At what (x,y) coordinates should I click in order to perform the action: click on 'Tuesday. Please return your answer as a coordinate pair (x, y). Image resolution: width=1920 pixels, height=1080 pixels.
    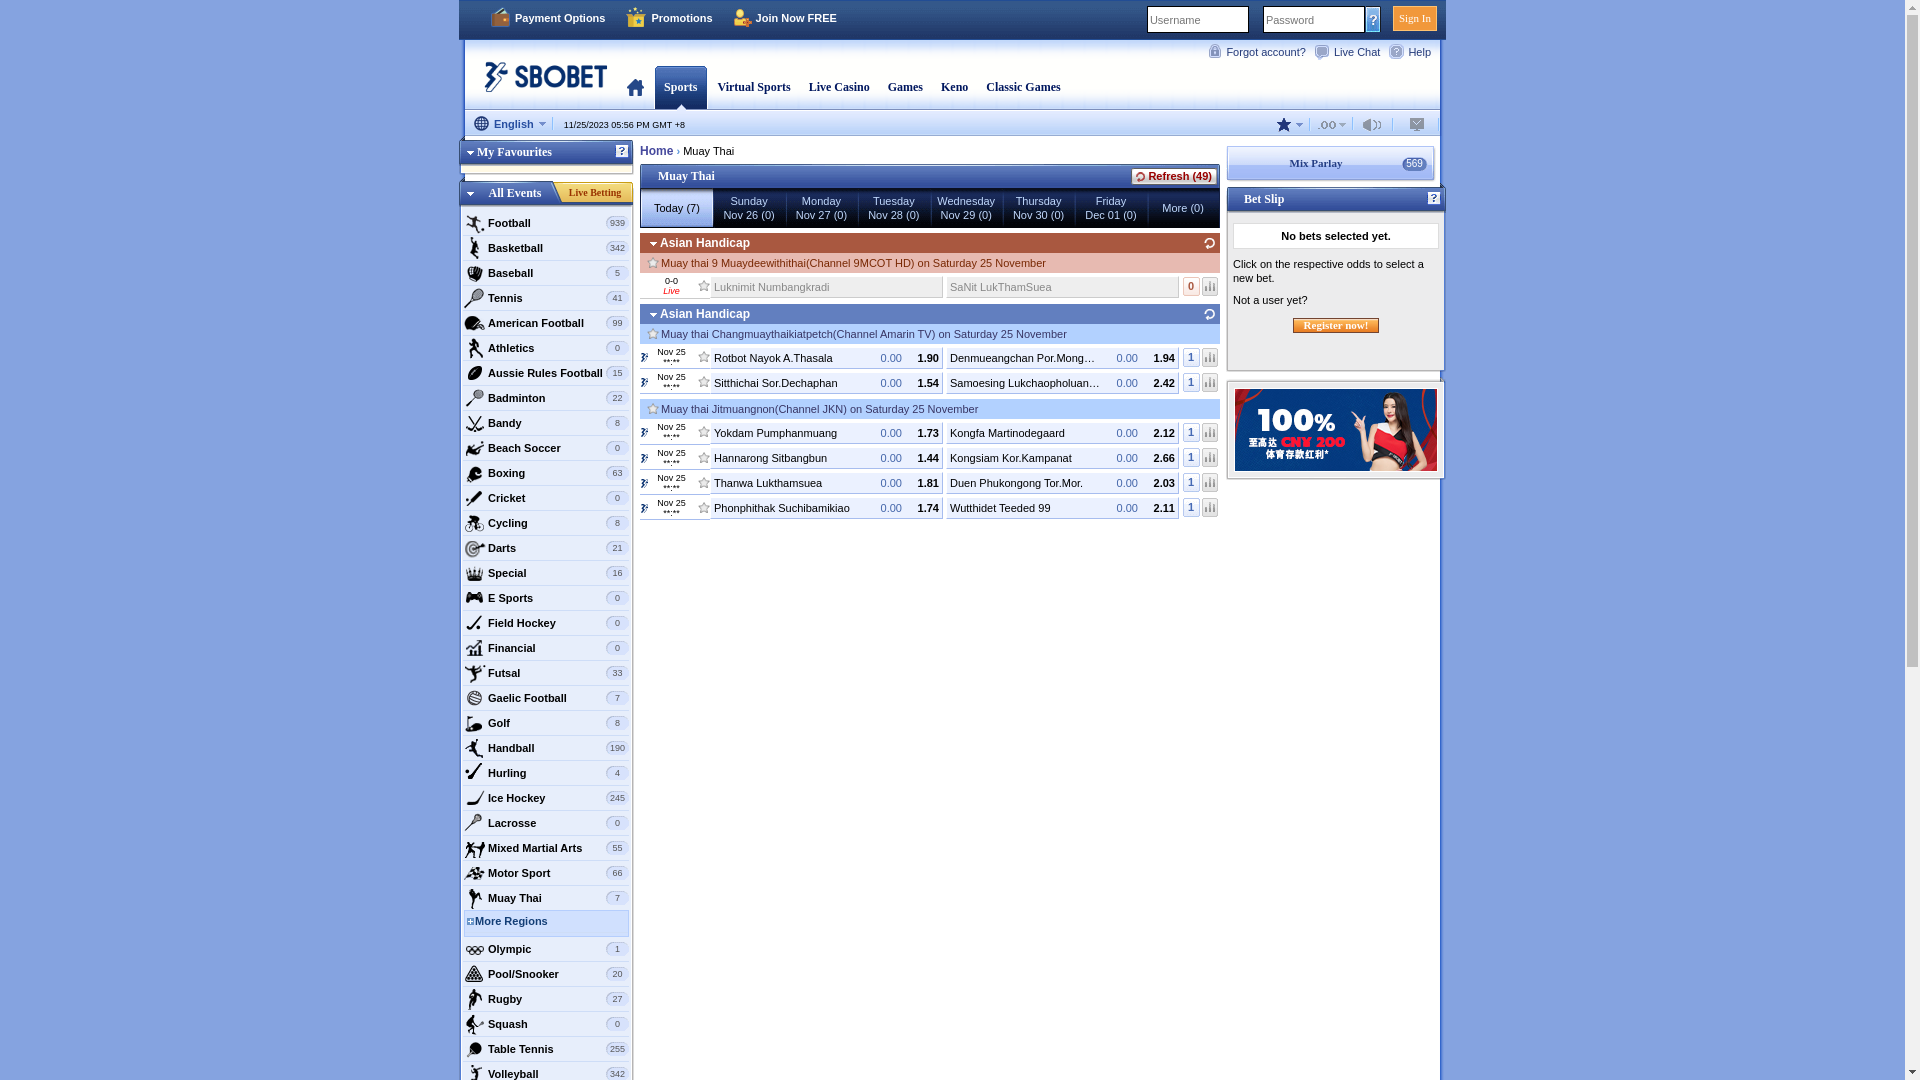
    Looking at the image, I should click on (892, 208).